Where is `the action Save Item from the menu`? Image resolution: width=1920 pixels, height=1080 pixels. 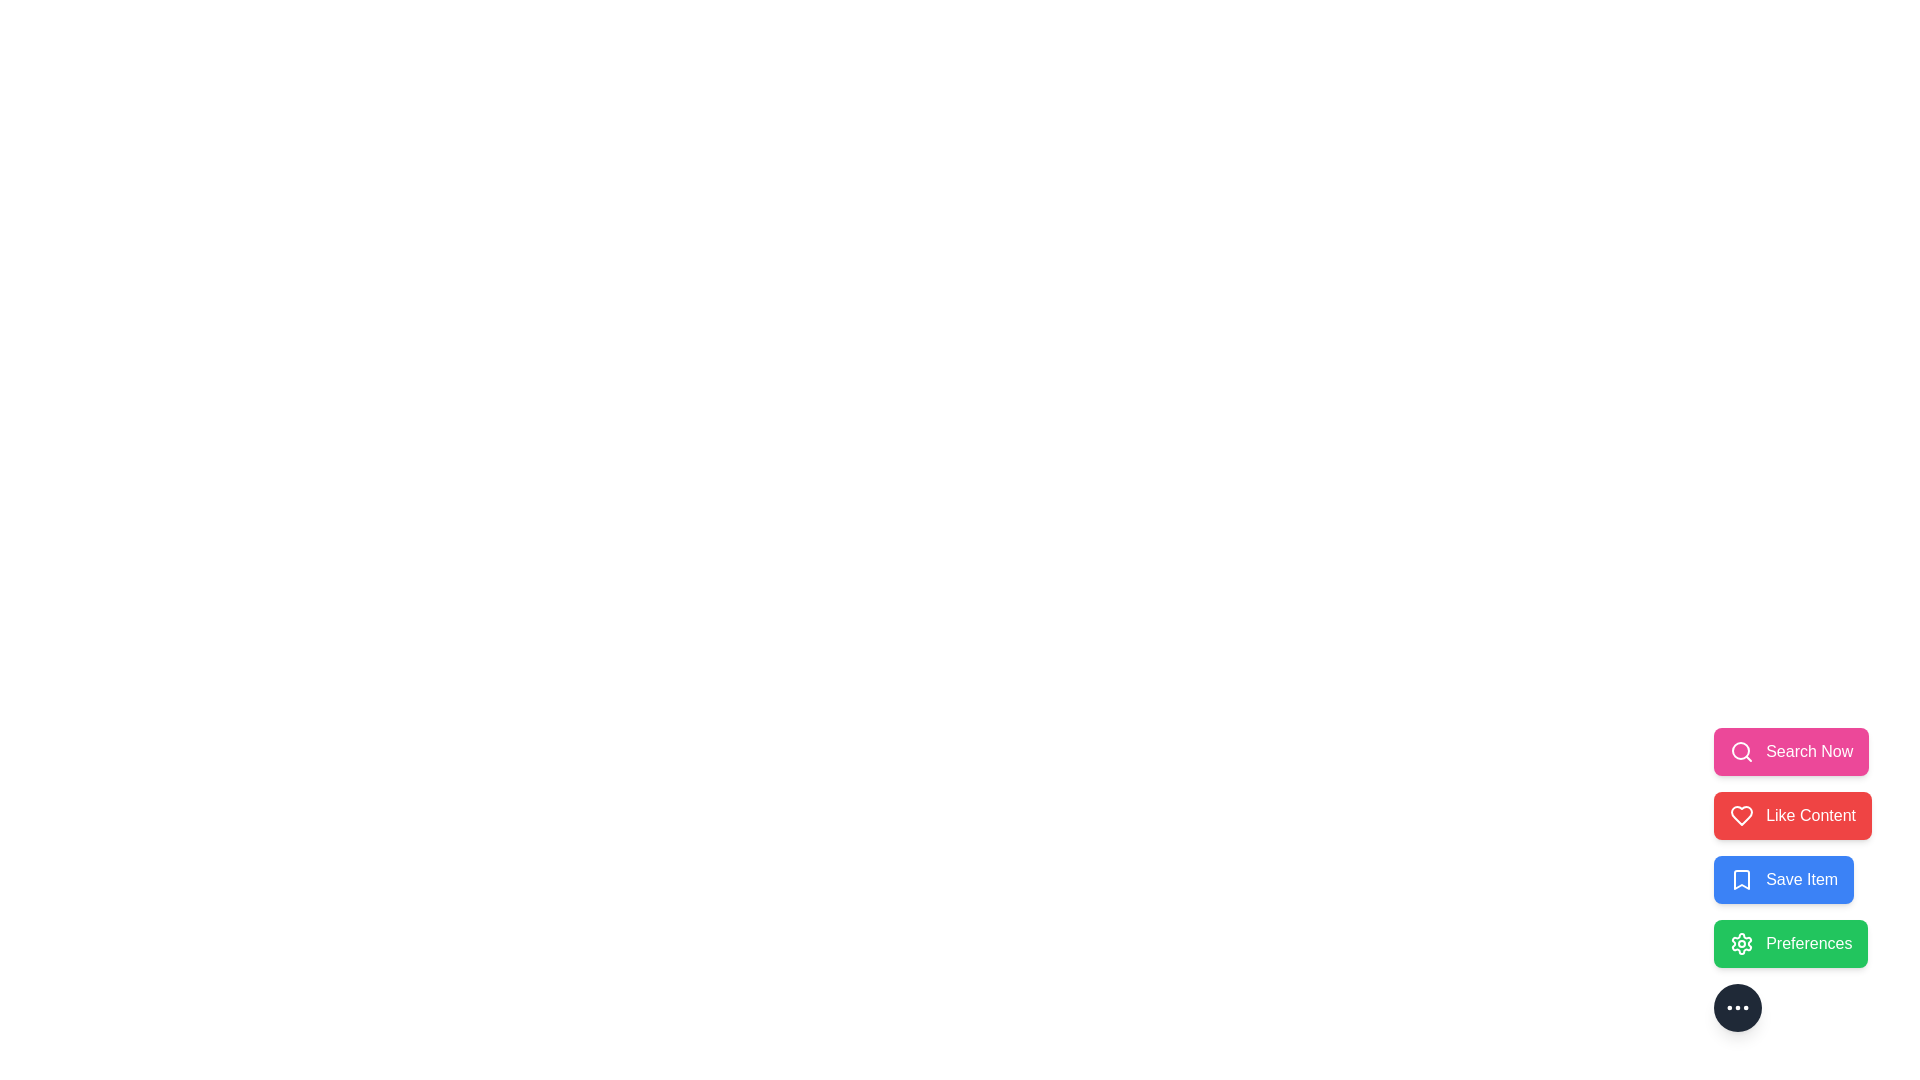
the action Save Item from the menu is located at coordinates (1784, 878).